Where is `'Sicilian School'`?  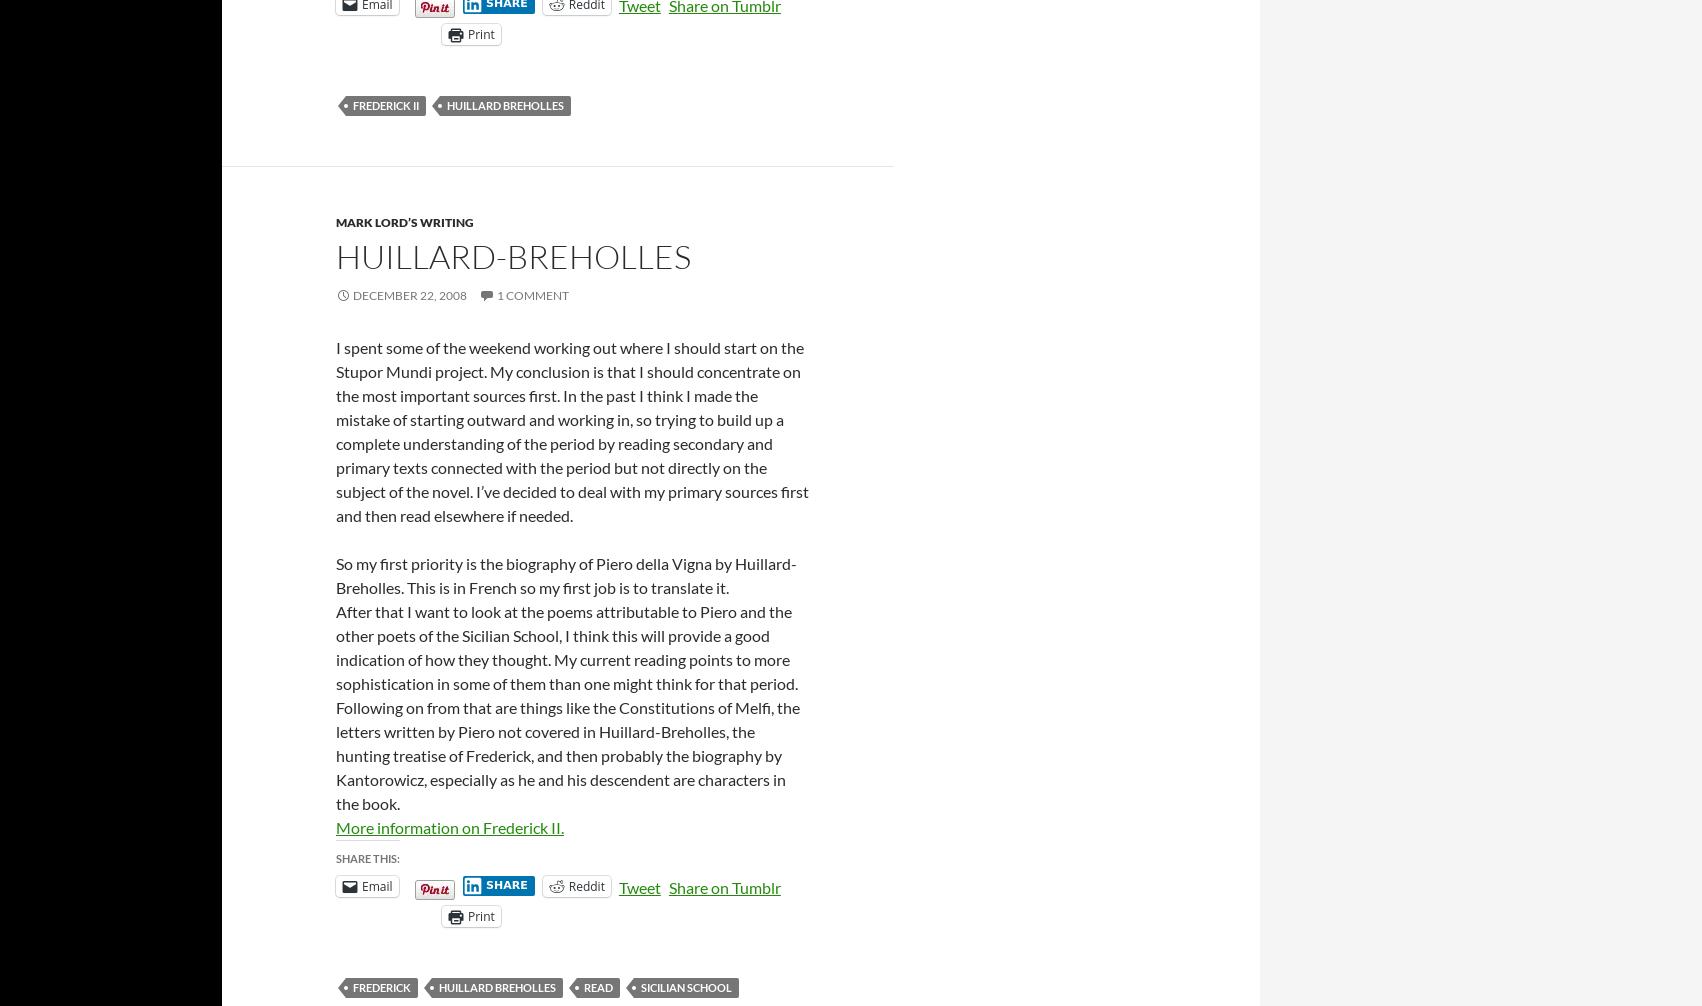
'Sicilian School' is located at coordinates (686, 985).